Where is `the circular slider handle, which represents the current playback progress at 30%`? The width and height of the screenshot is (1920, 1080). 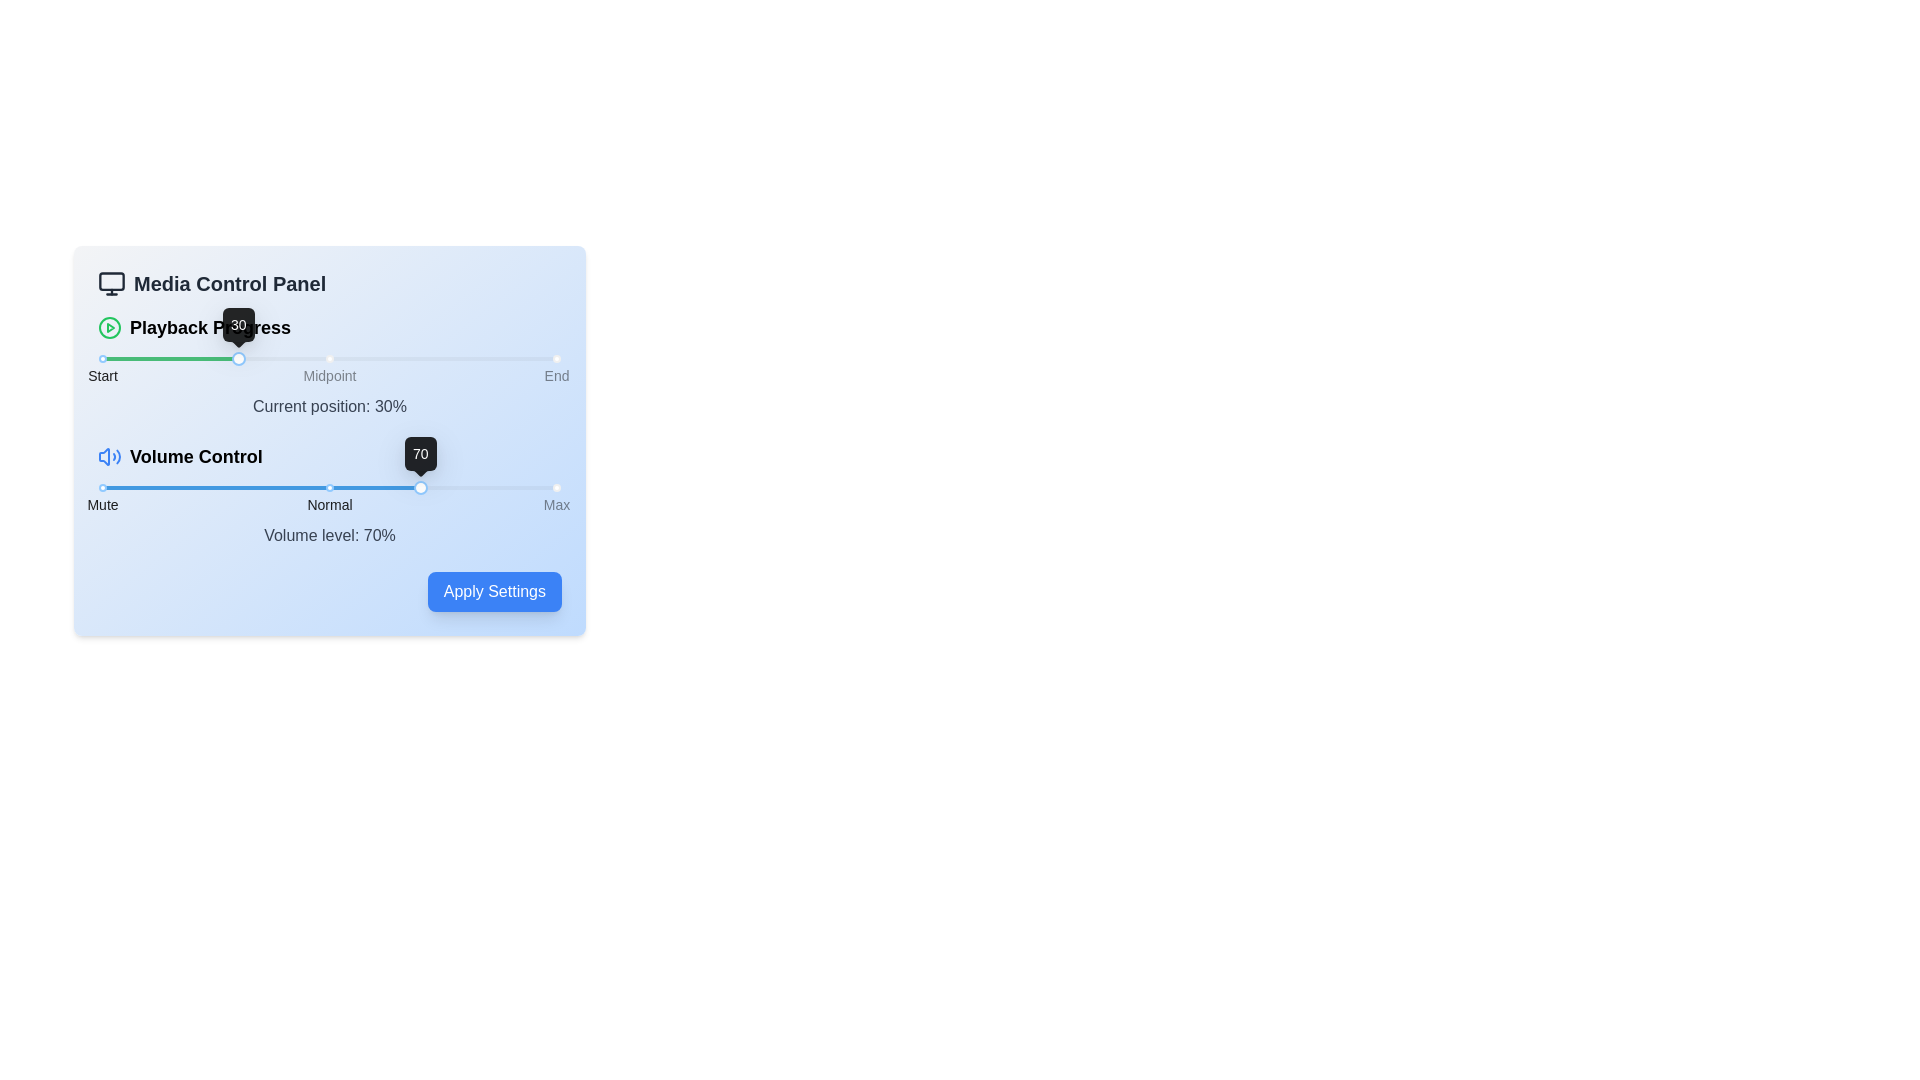
the circular slider handle, which represents the current playback progress at 30% is located at coordinates (239, 357).